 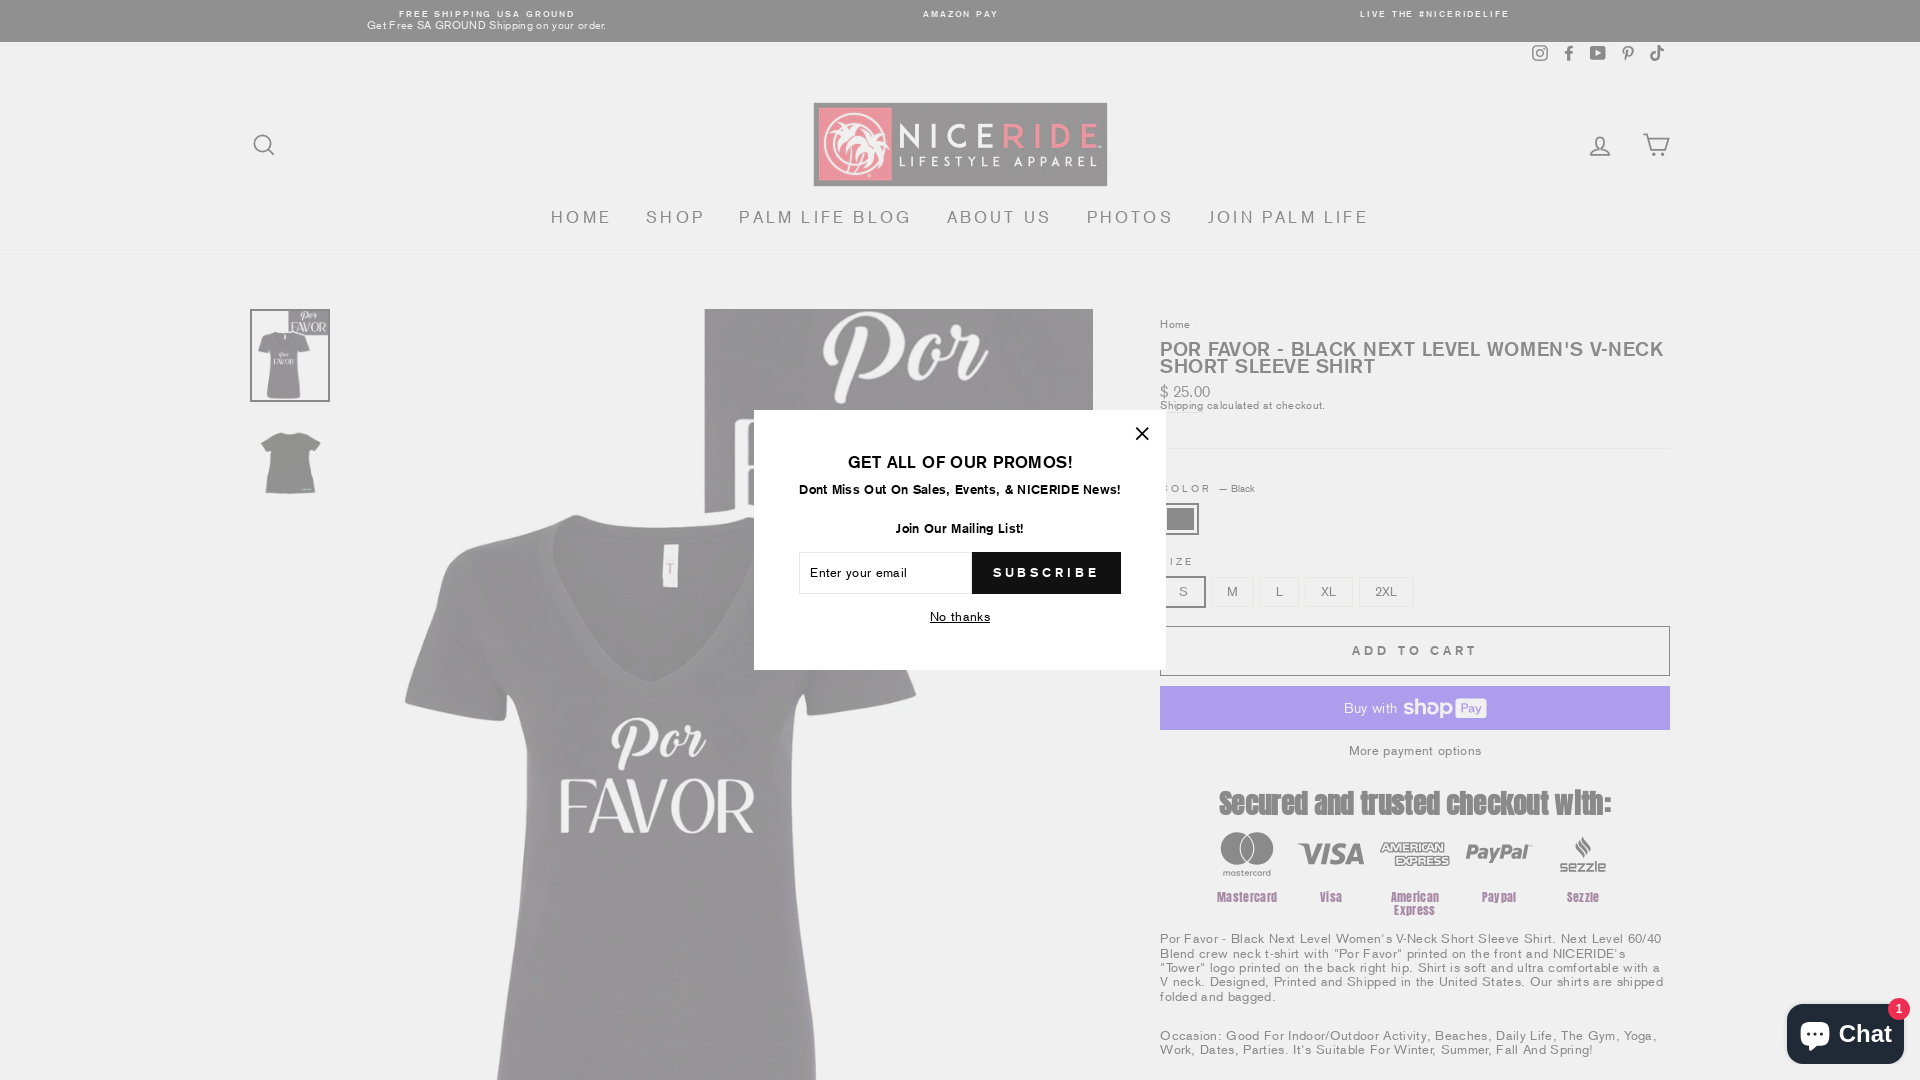 What do you see at coordinates (263, 143) in the screenshot?
I see `'SEARCH'` at bounding box center [263, 143].